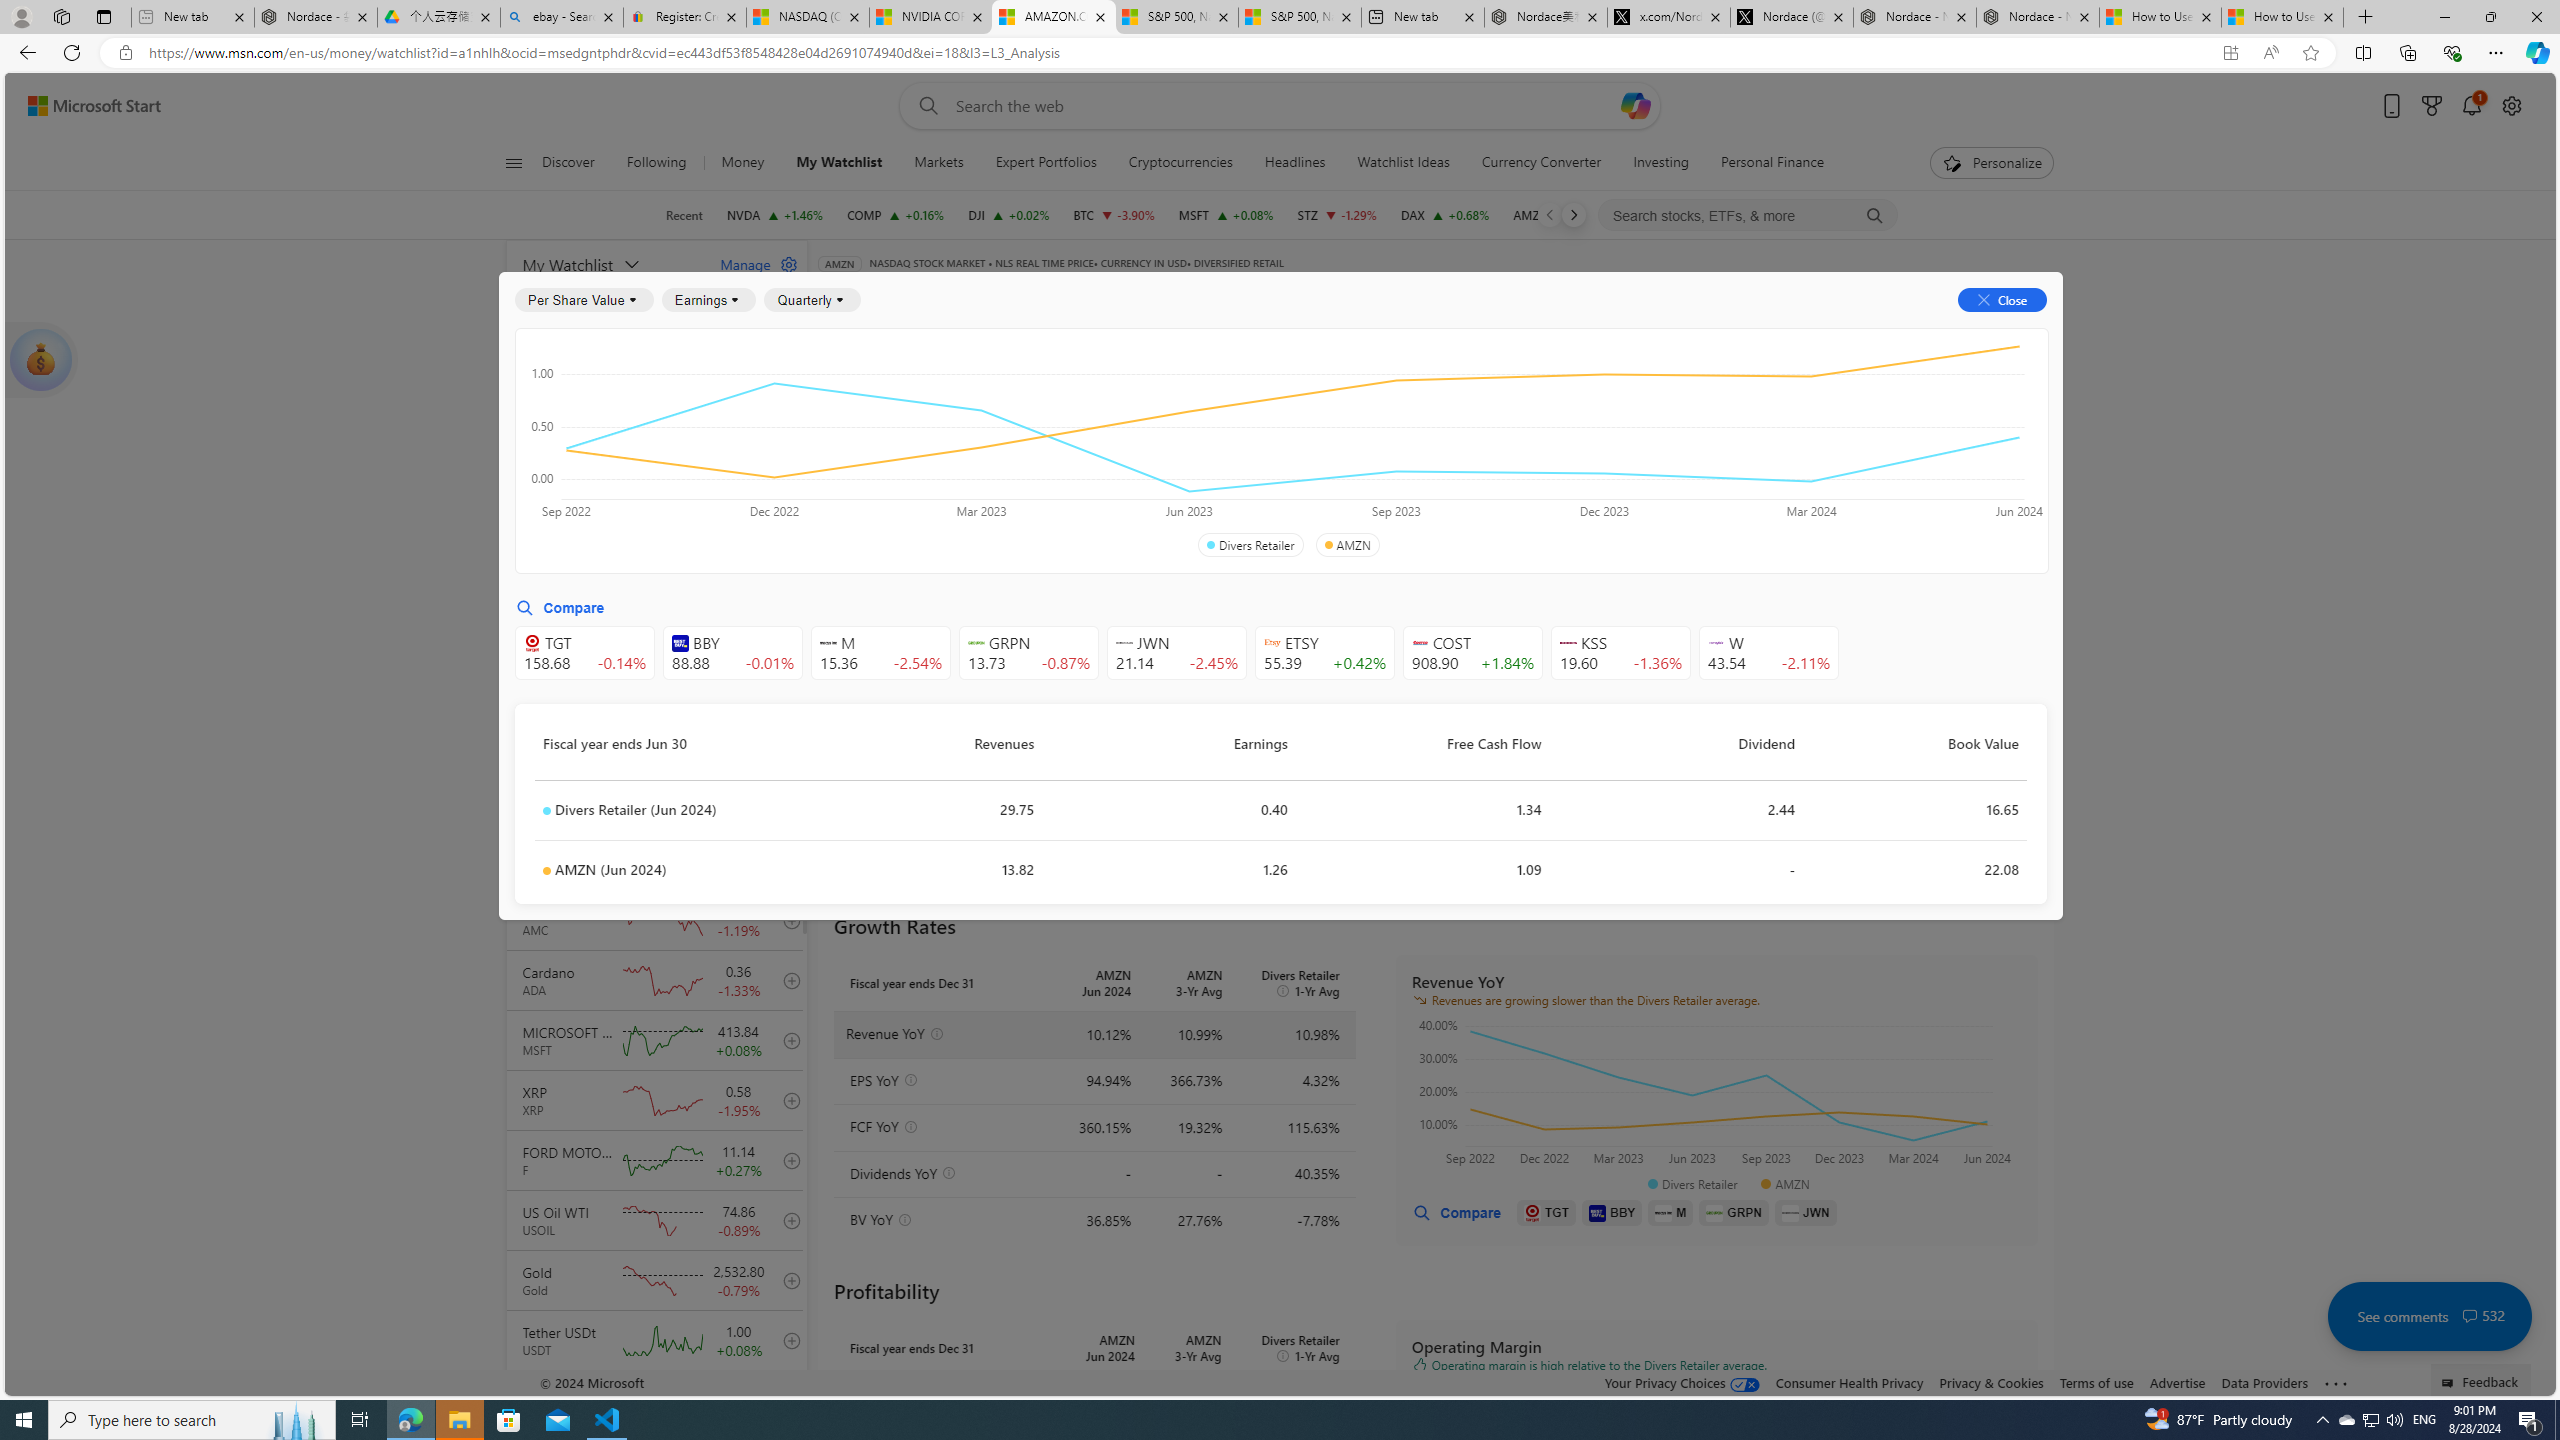 Image resolution: width=2560 pixels, height=1440 pixels. Describe the element at coordinates (2451, 51) in the screenshot. I see `'Browser essentials'` at that location.